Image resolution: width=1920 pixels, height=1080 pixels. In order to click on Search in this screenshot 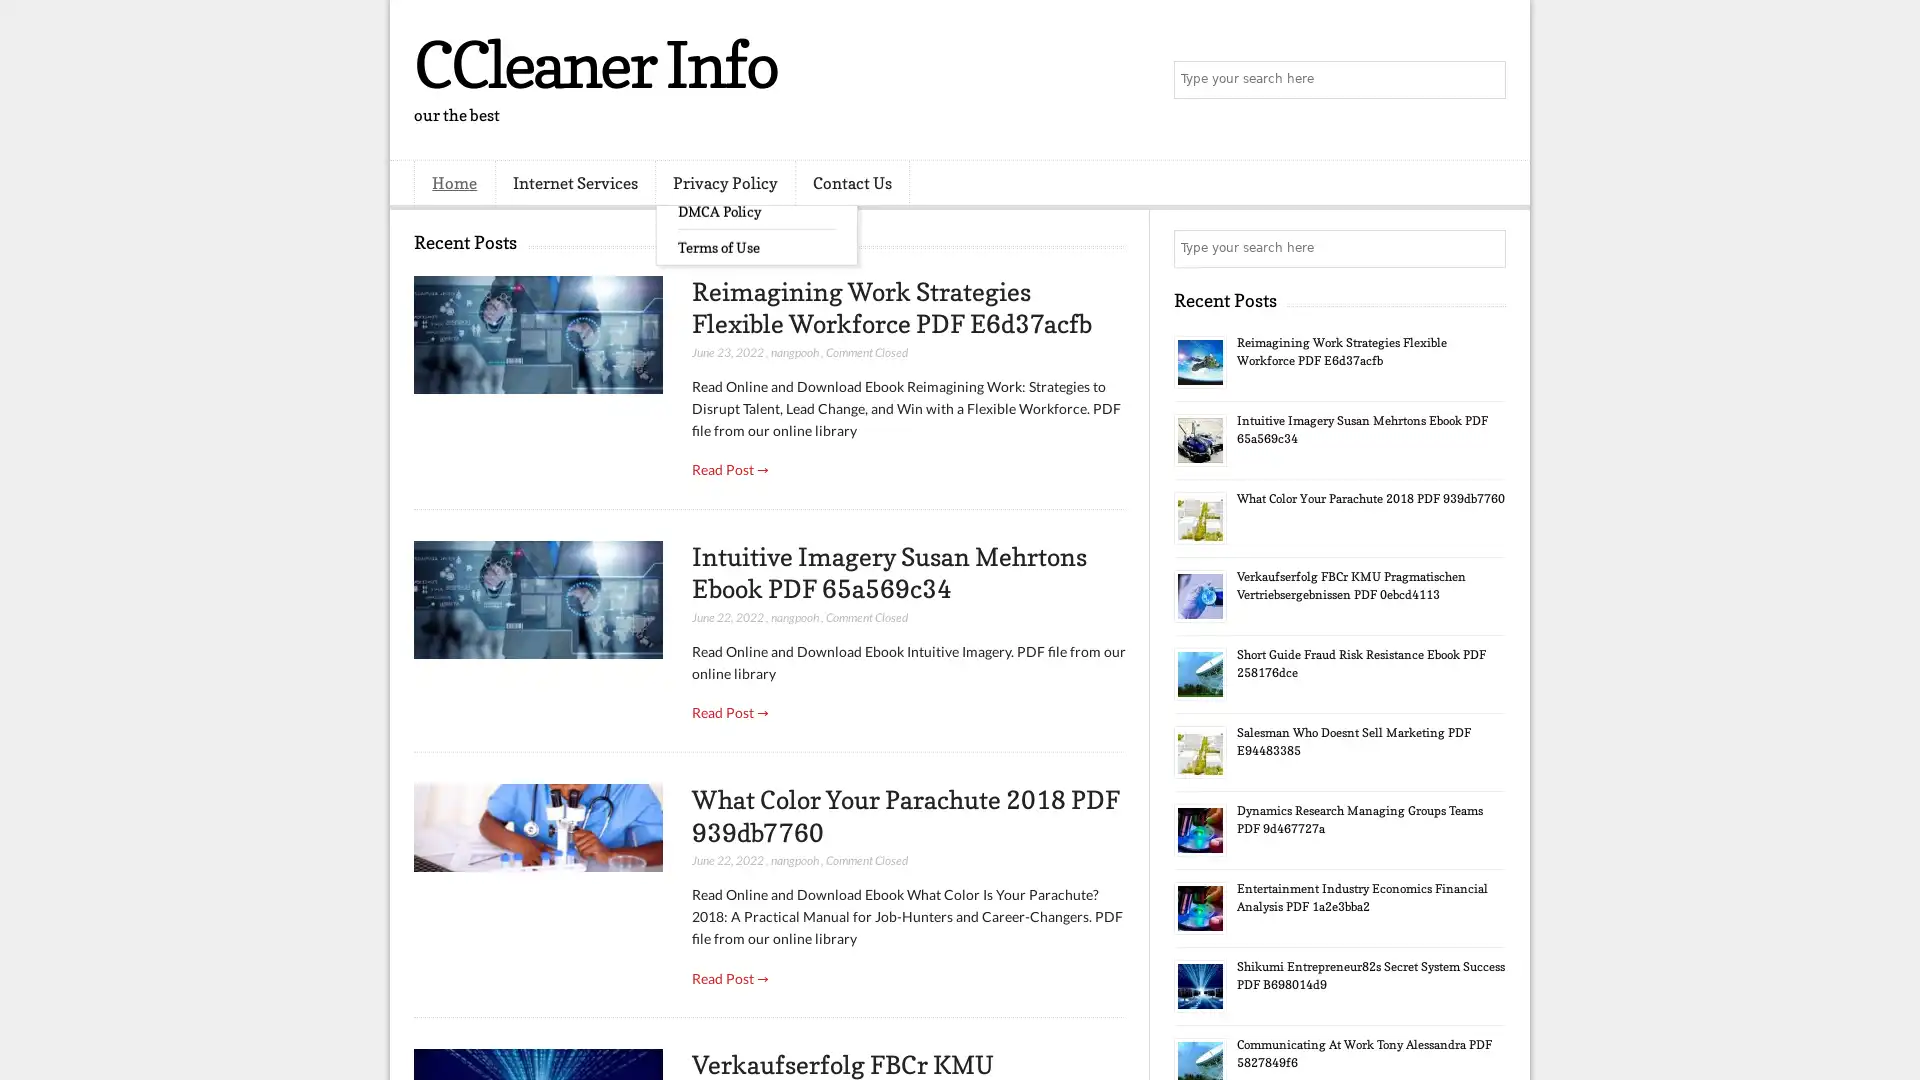, I will do `click(1485, 248)`.